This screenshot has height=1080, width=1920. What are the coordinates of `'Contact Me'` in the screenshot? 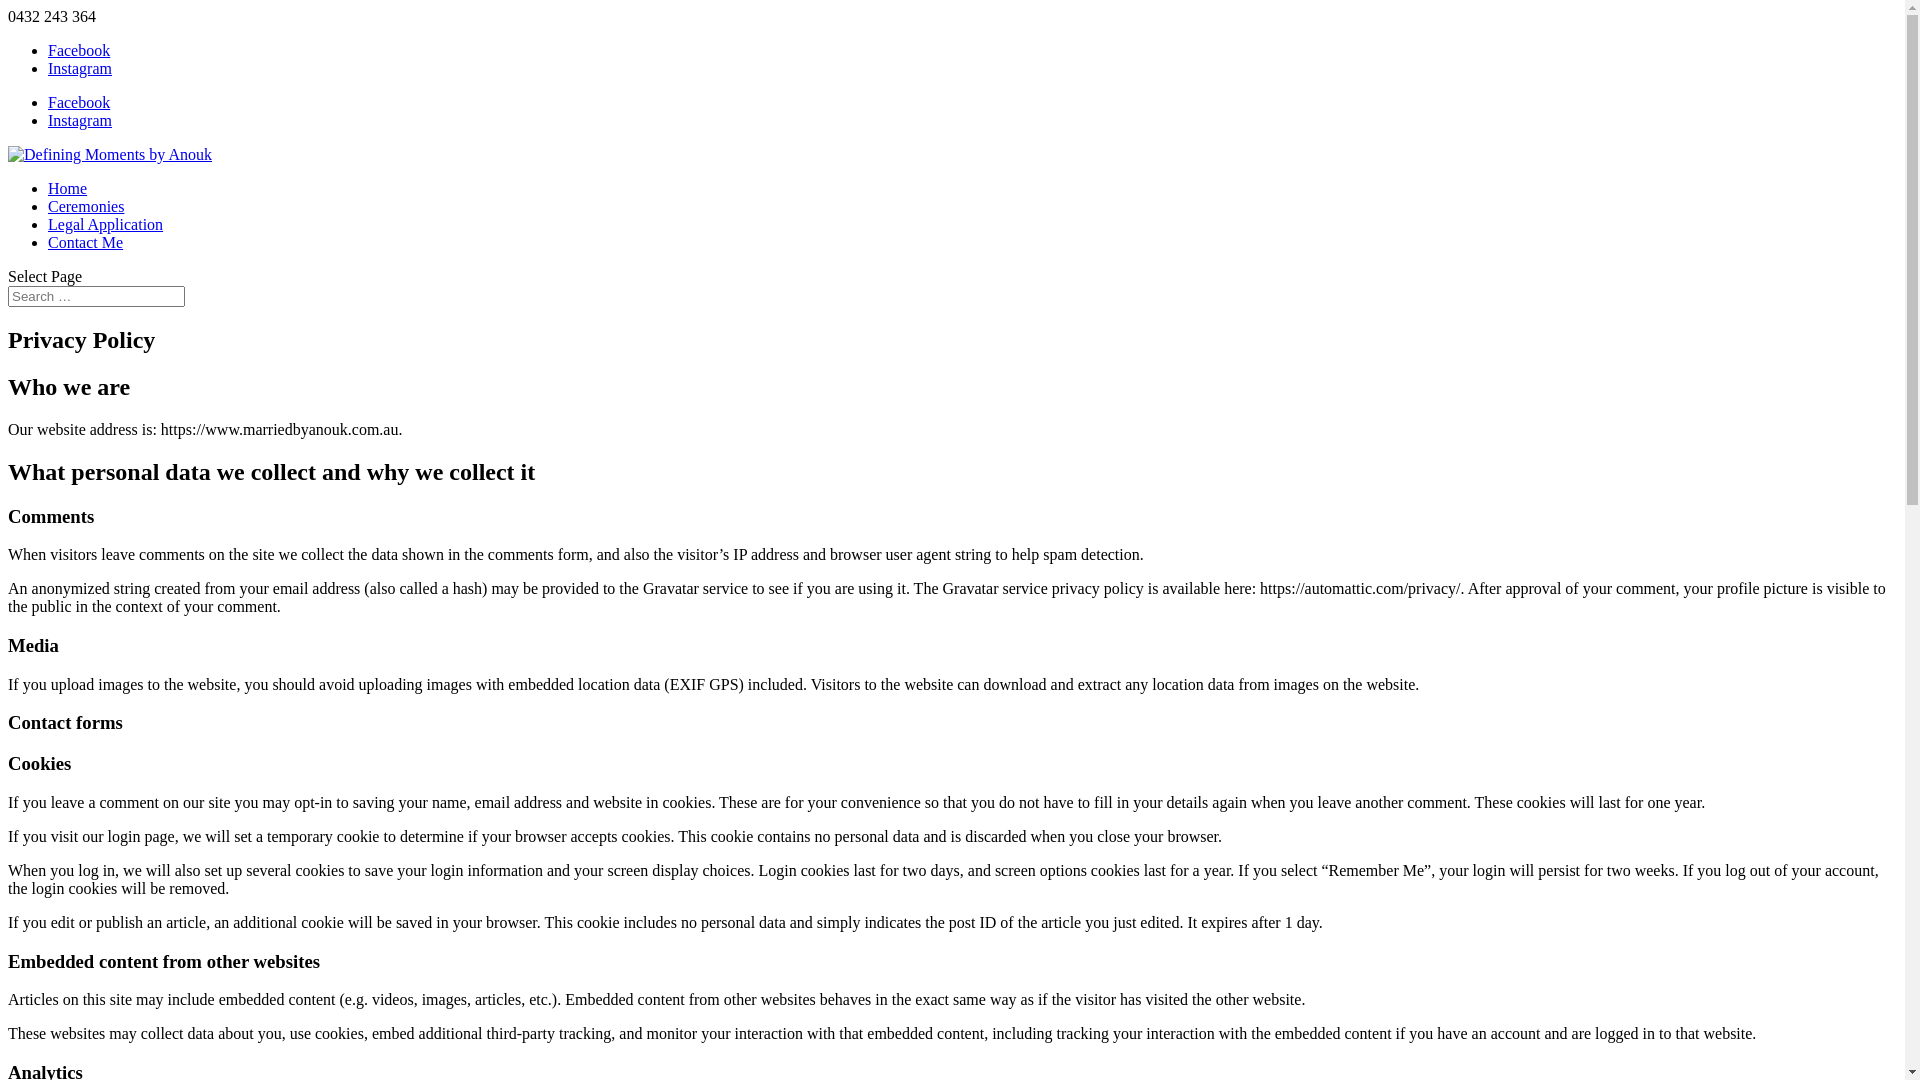 It's located at (84, 241).